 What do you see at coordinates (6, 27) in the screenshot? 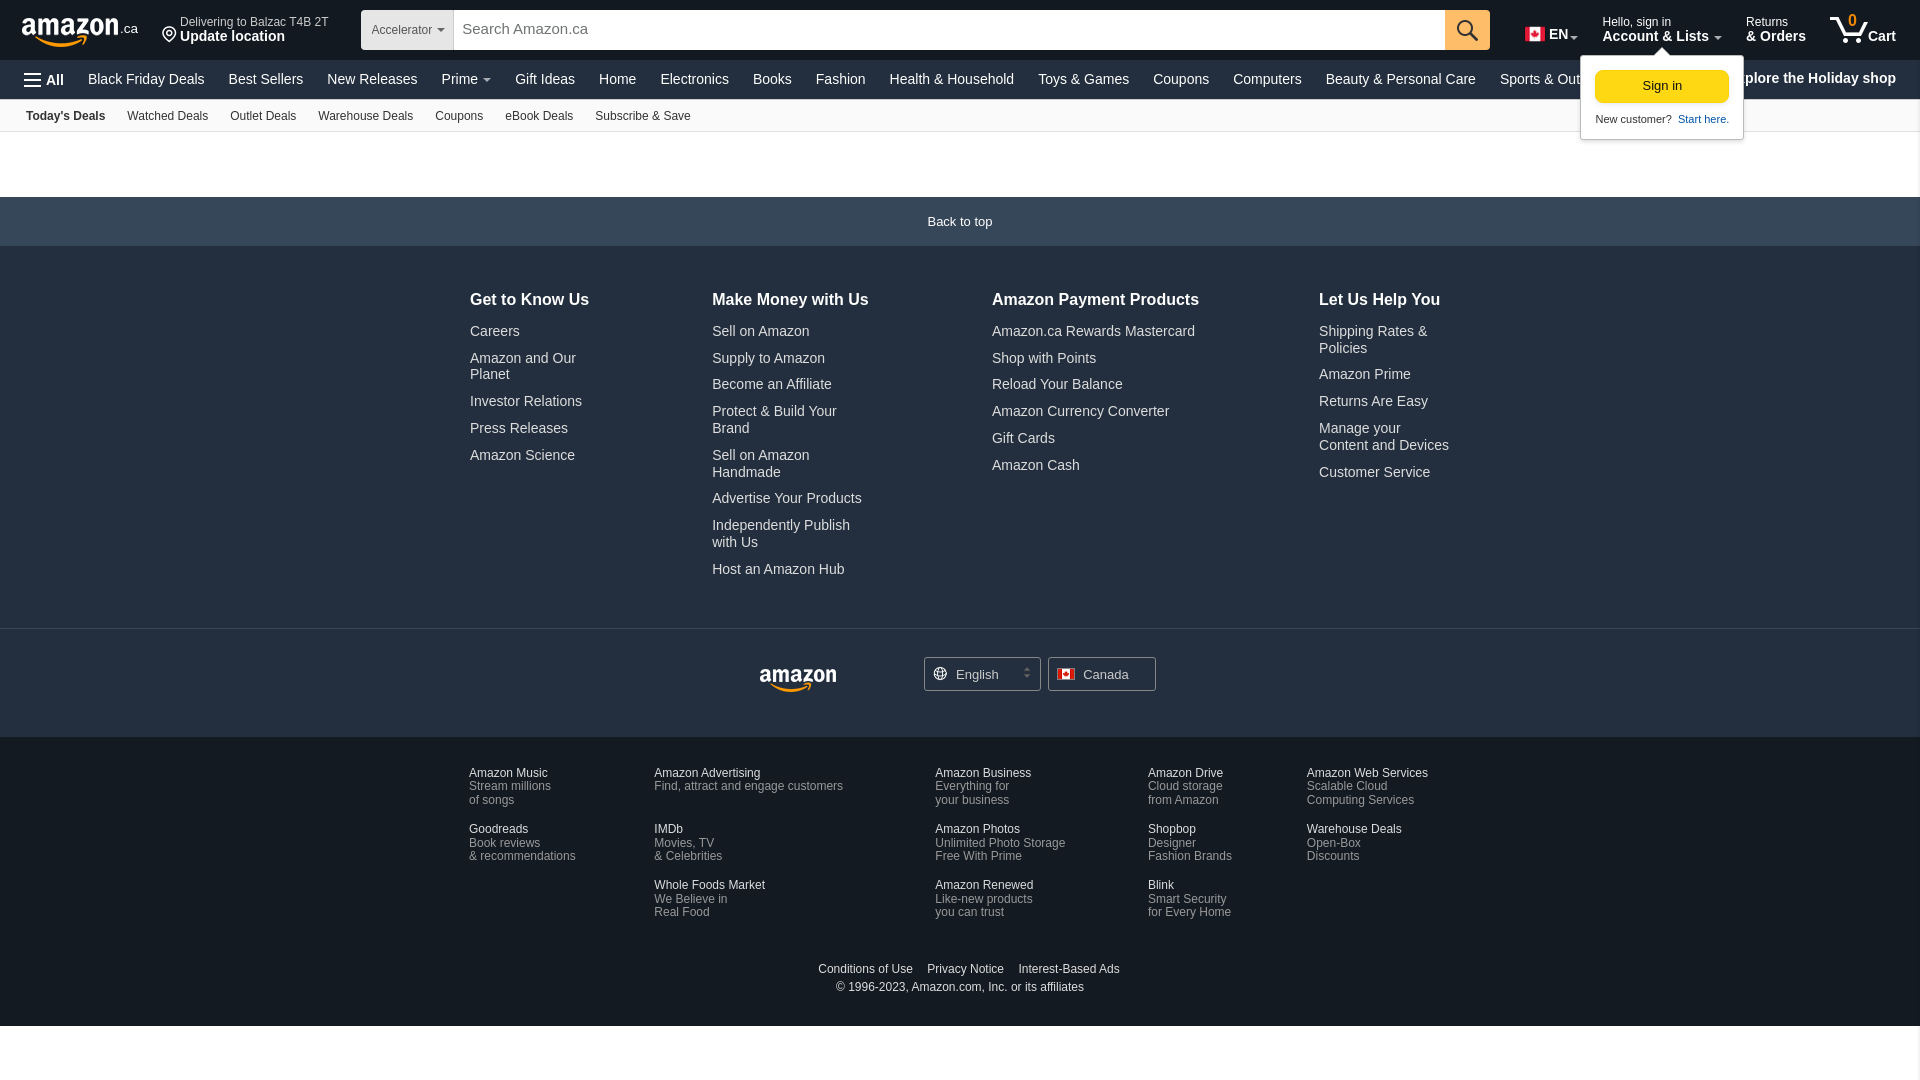
I see `'Skip to main content'` at bounding box center [6, 27].